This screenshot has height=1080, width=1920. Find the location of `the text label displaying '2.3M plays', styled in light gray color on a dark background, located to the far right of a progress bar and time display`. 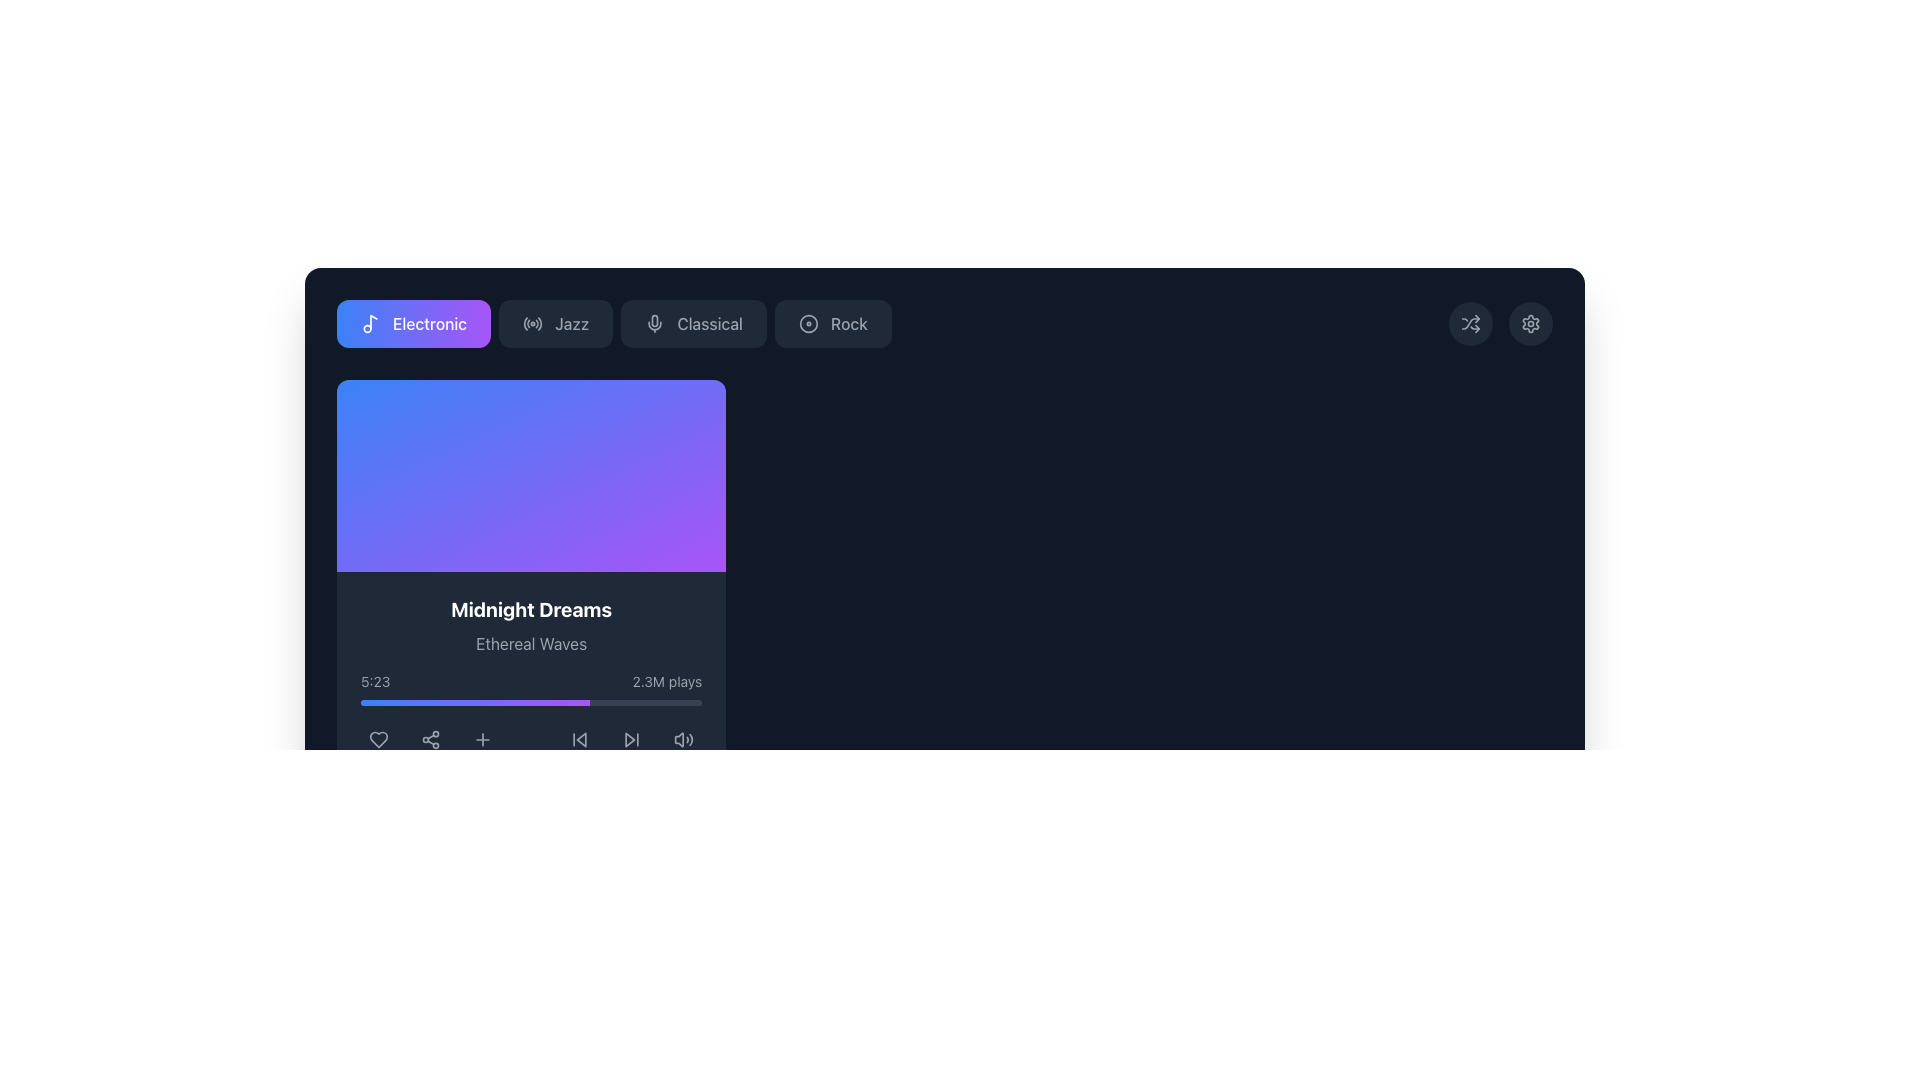

the text label displaying '2.3M plays', styled in light gray color on a dark background, located to the far right of a progress bar and time display is located at coordinates (667, 681).